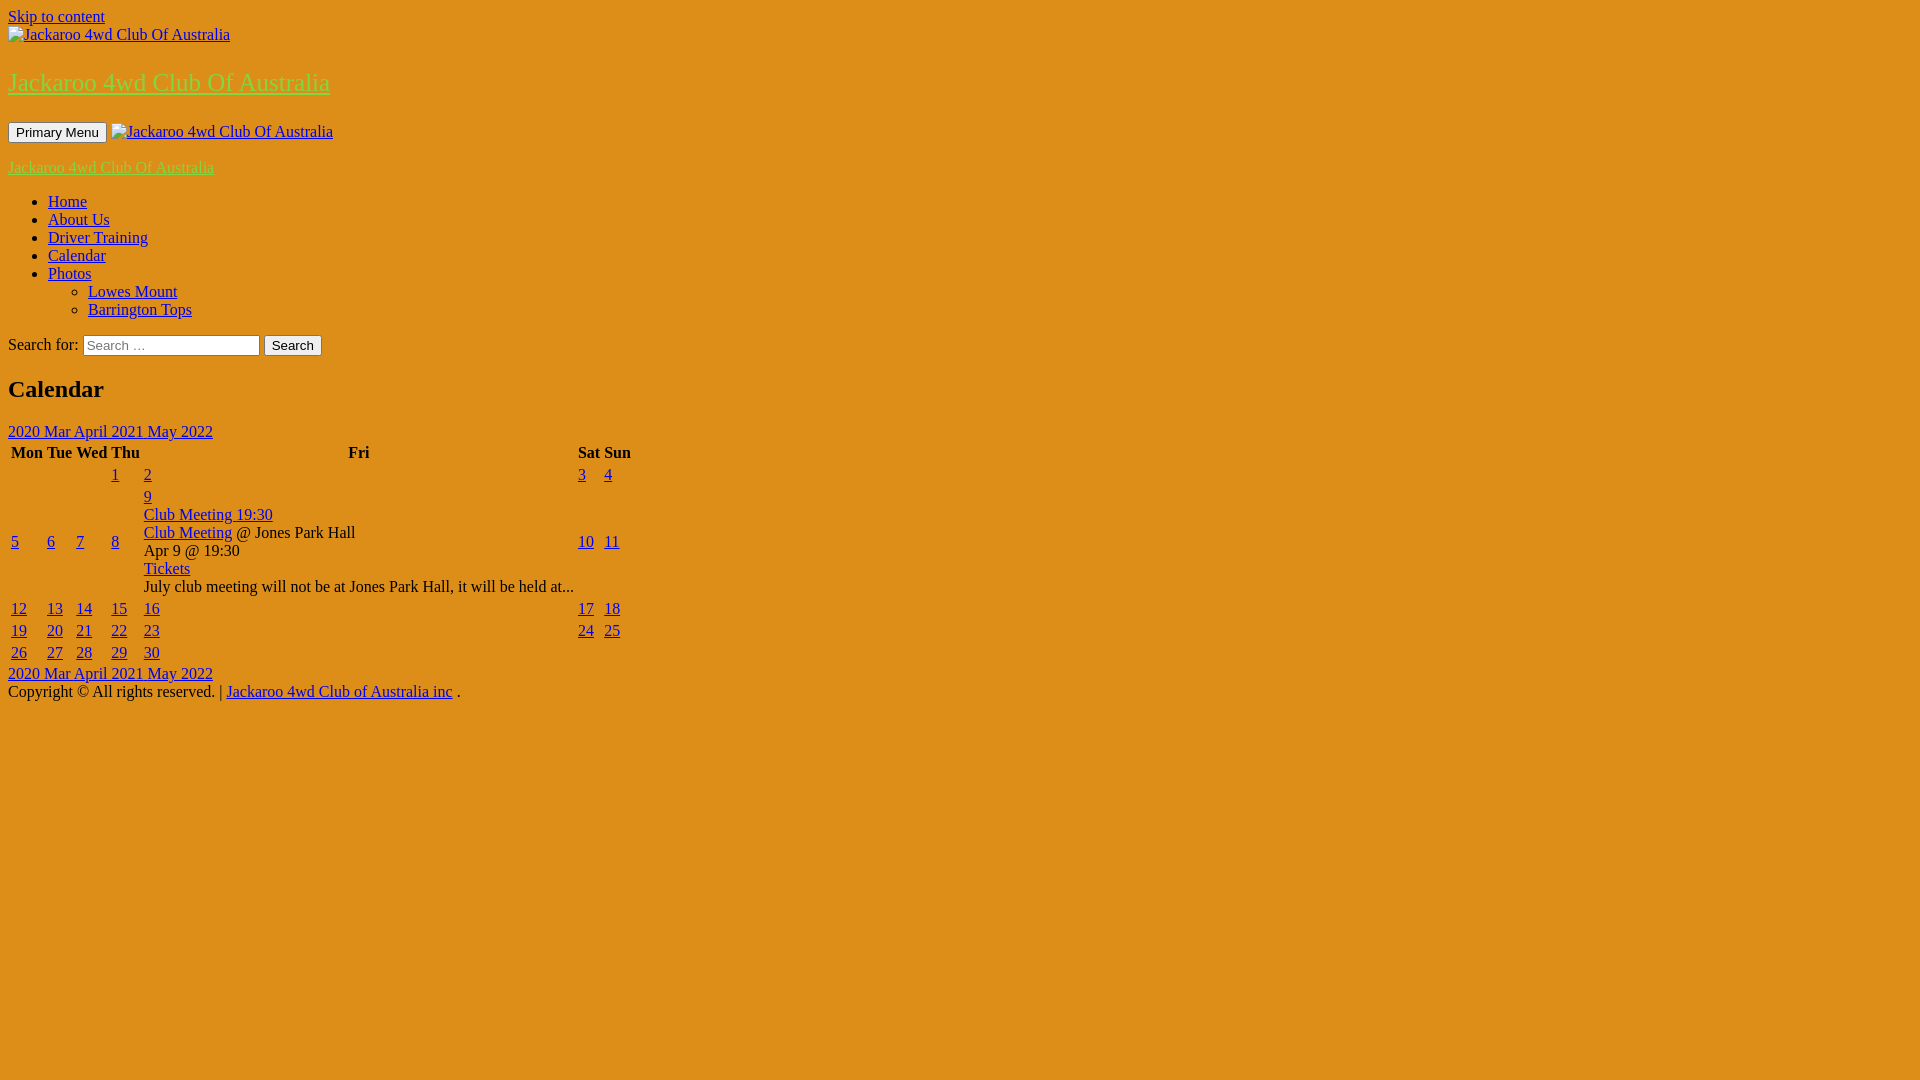 The width and height of the screenshot is (1920, 1080). What do you see at coordinates (10, 541) in the screenshot?
I see `'5'` at bounding box center [10, 541].